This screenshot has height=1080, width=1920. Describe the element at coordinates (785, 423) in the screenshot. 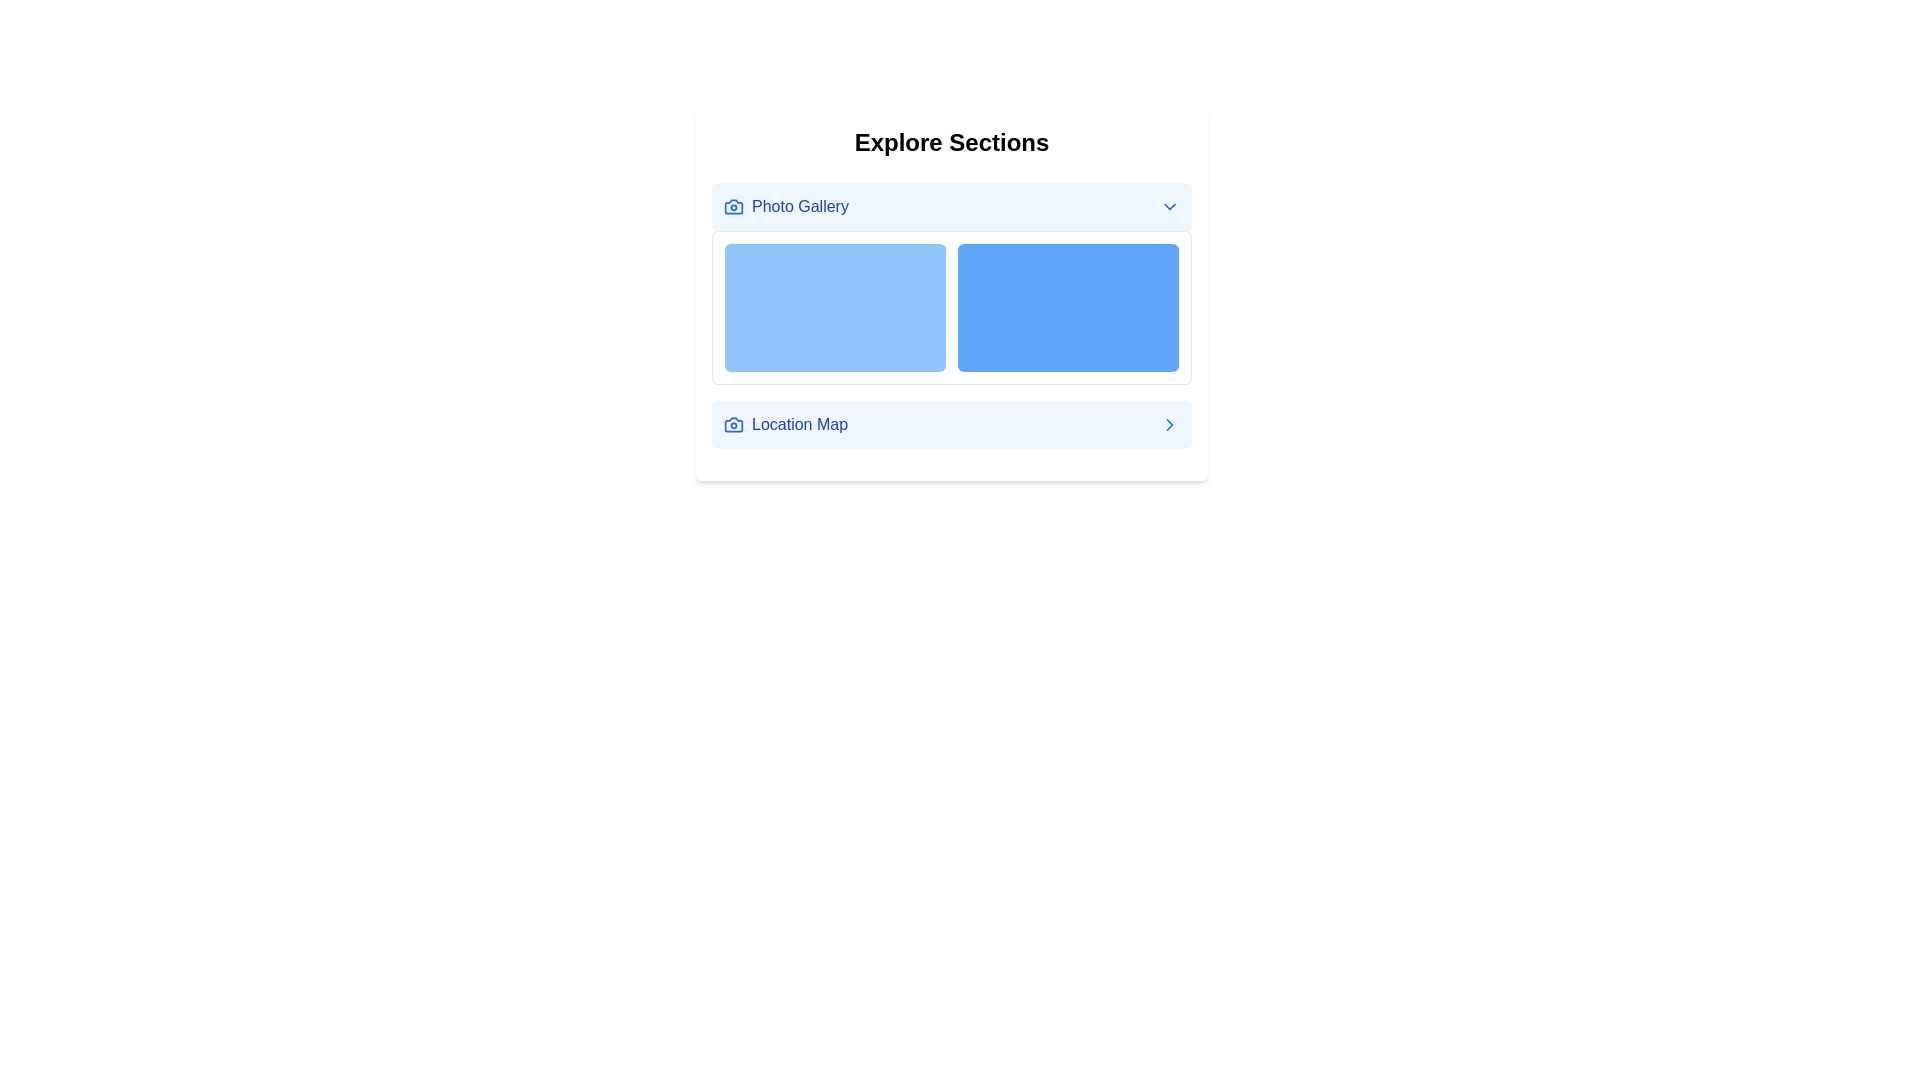

I see `the text label reading 'Location Map', which is styled with blue font and located next to a blue camera icon in the menu section under 'Explore Sections'` at that location.